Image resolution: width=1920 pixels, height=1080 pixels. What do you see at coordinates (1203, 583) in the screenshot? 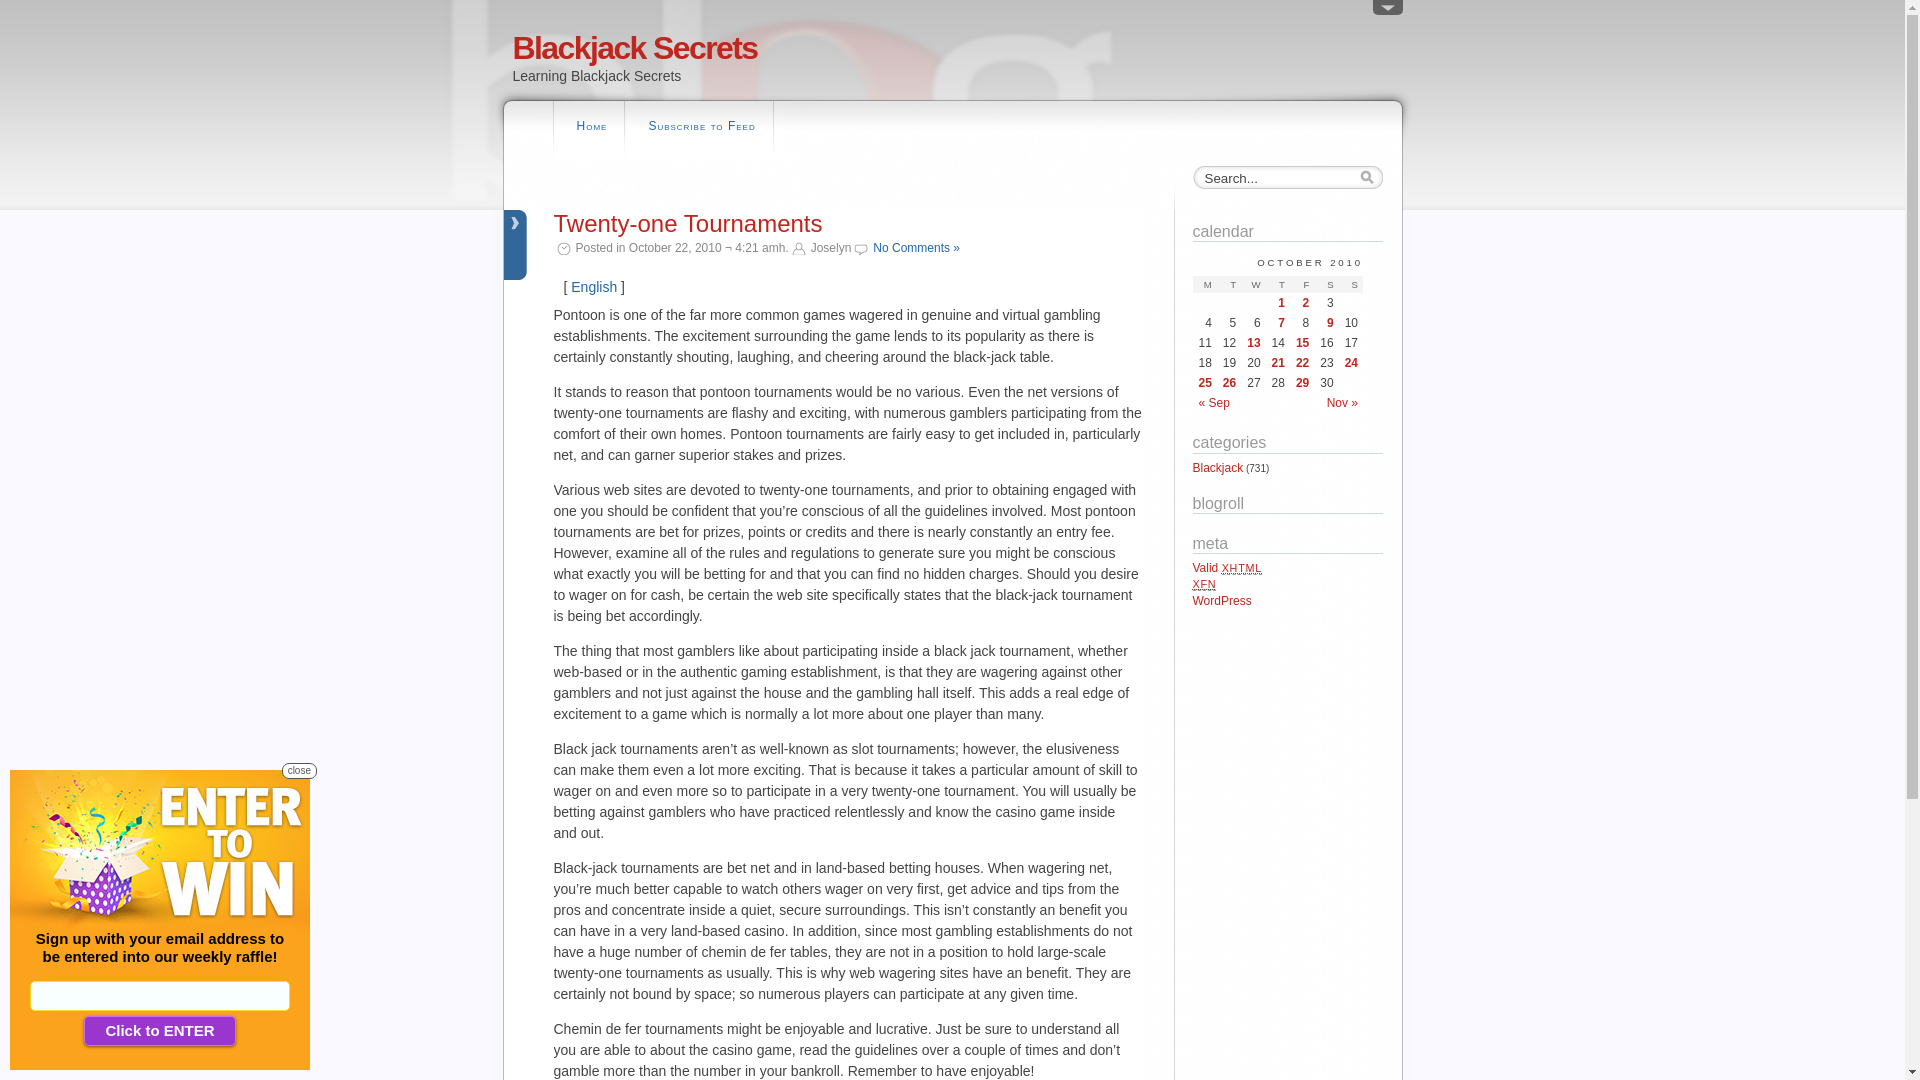
I see `'XFN'` at bounding box center [1203, 583].